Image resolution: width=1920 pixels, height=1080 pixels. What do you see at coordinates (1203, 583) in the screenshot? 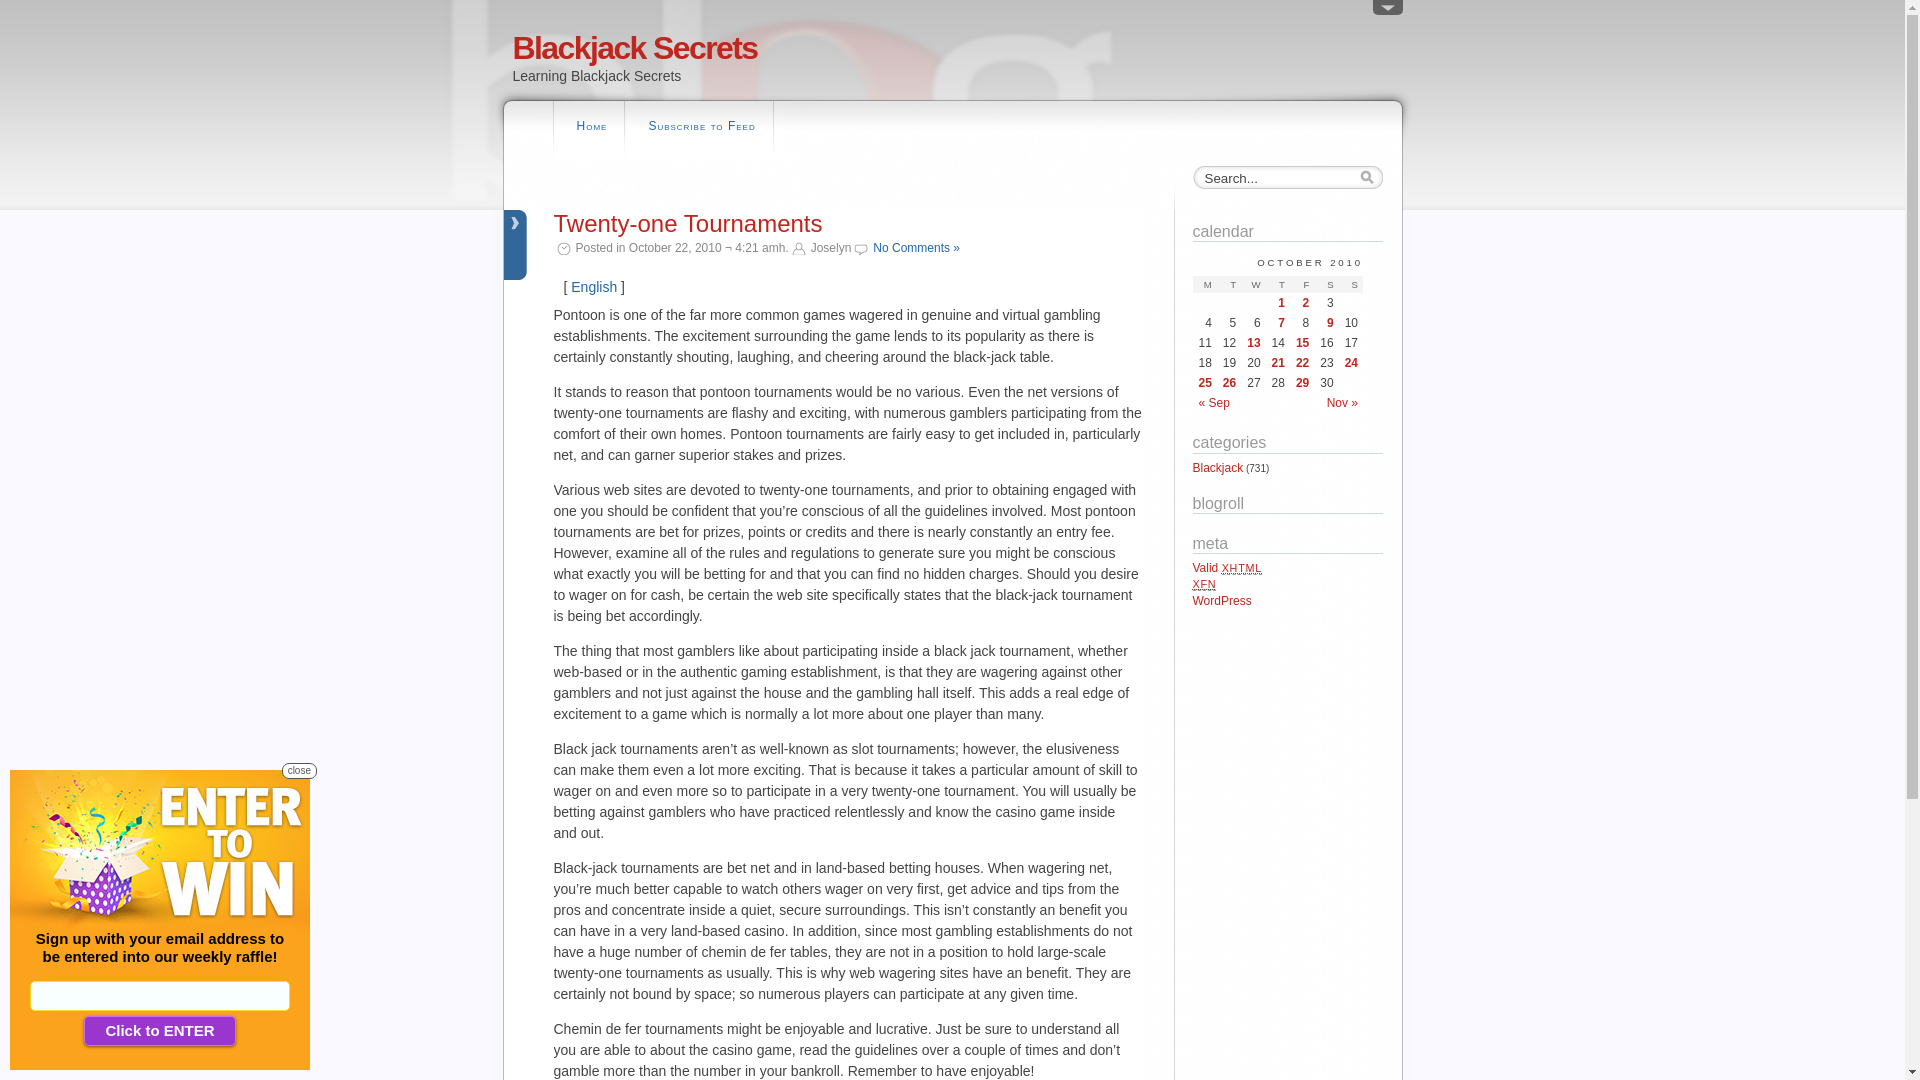
I see `'XFN'` at bounding box center [1203, 583].